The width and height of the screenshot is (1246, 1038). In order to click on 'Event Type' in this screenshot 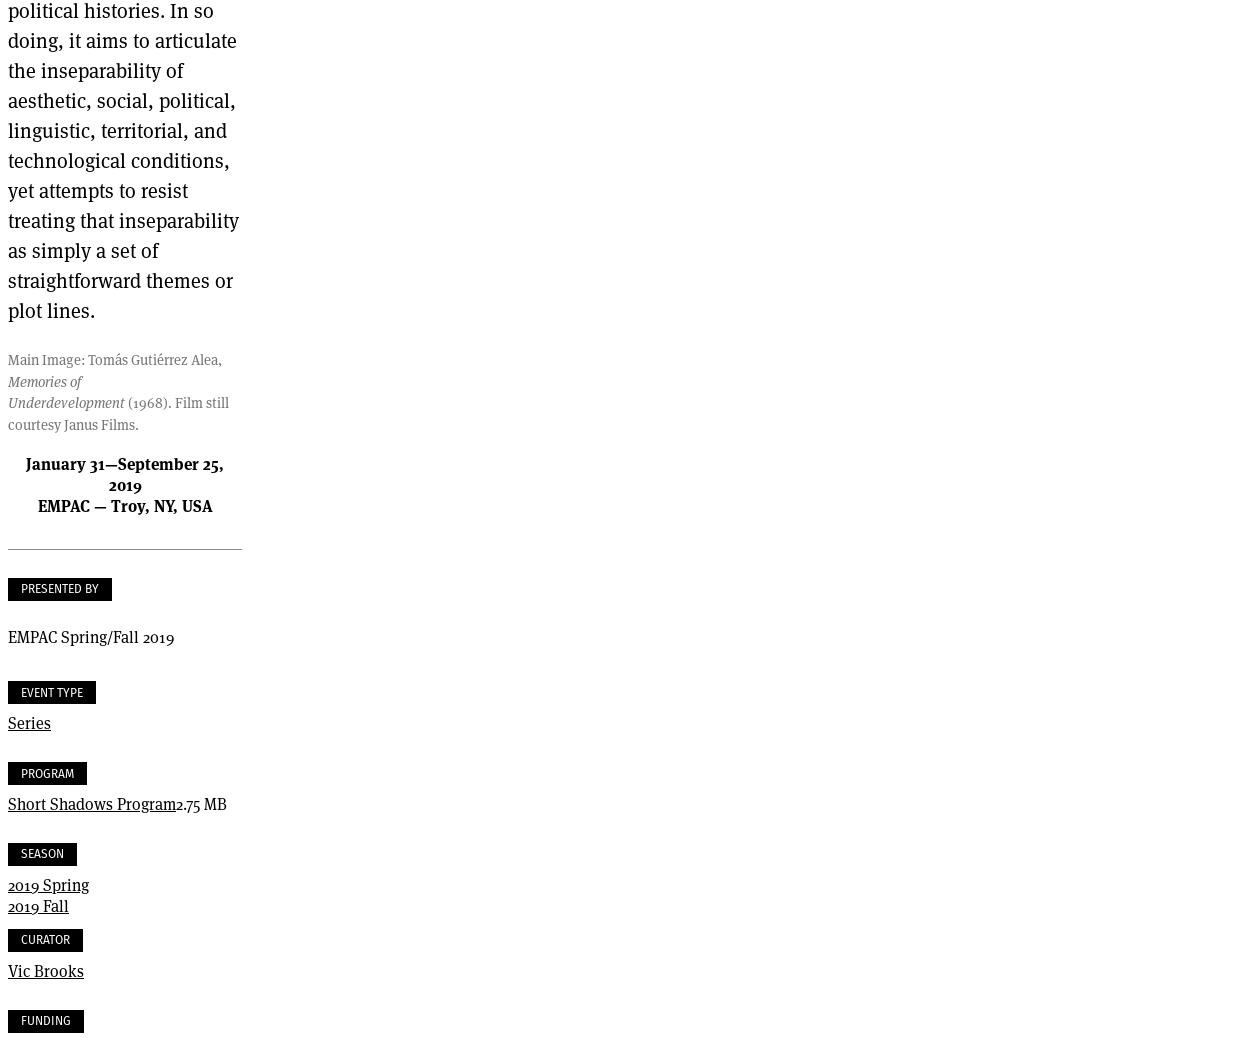, I will do `click(51, 691)`.